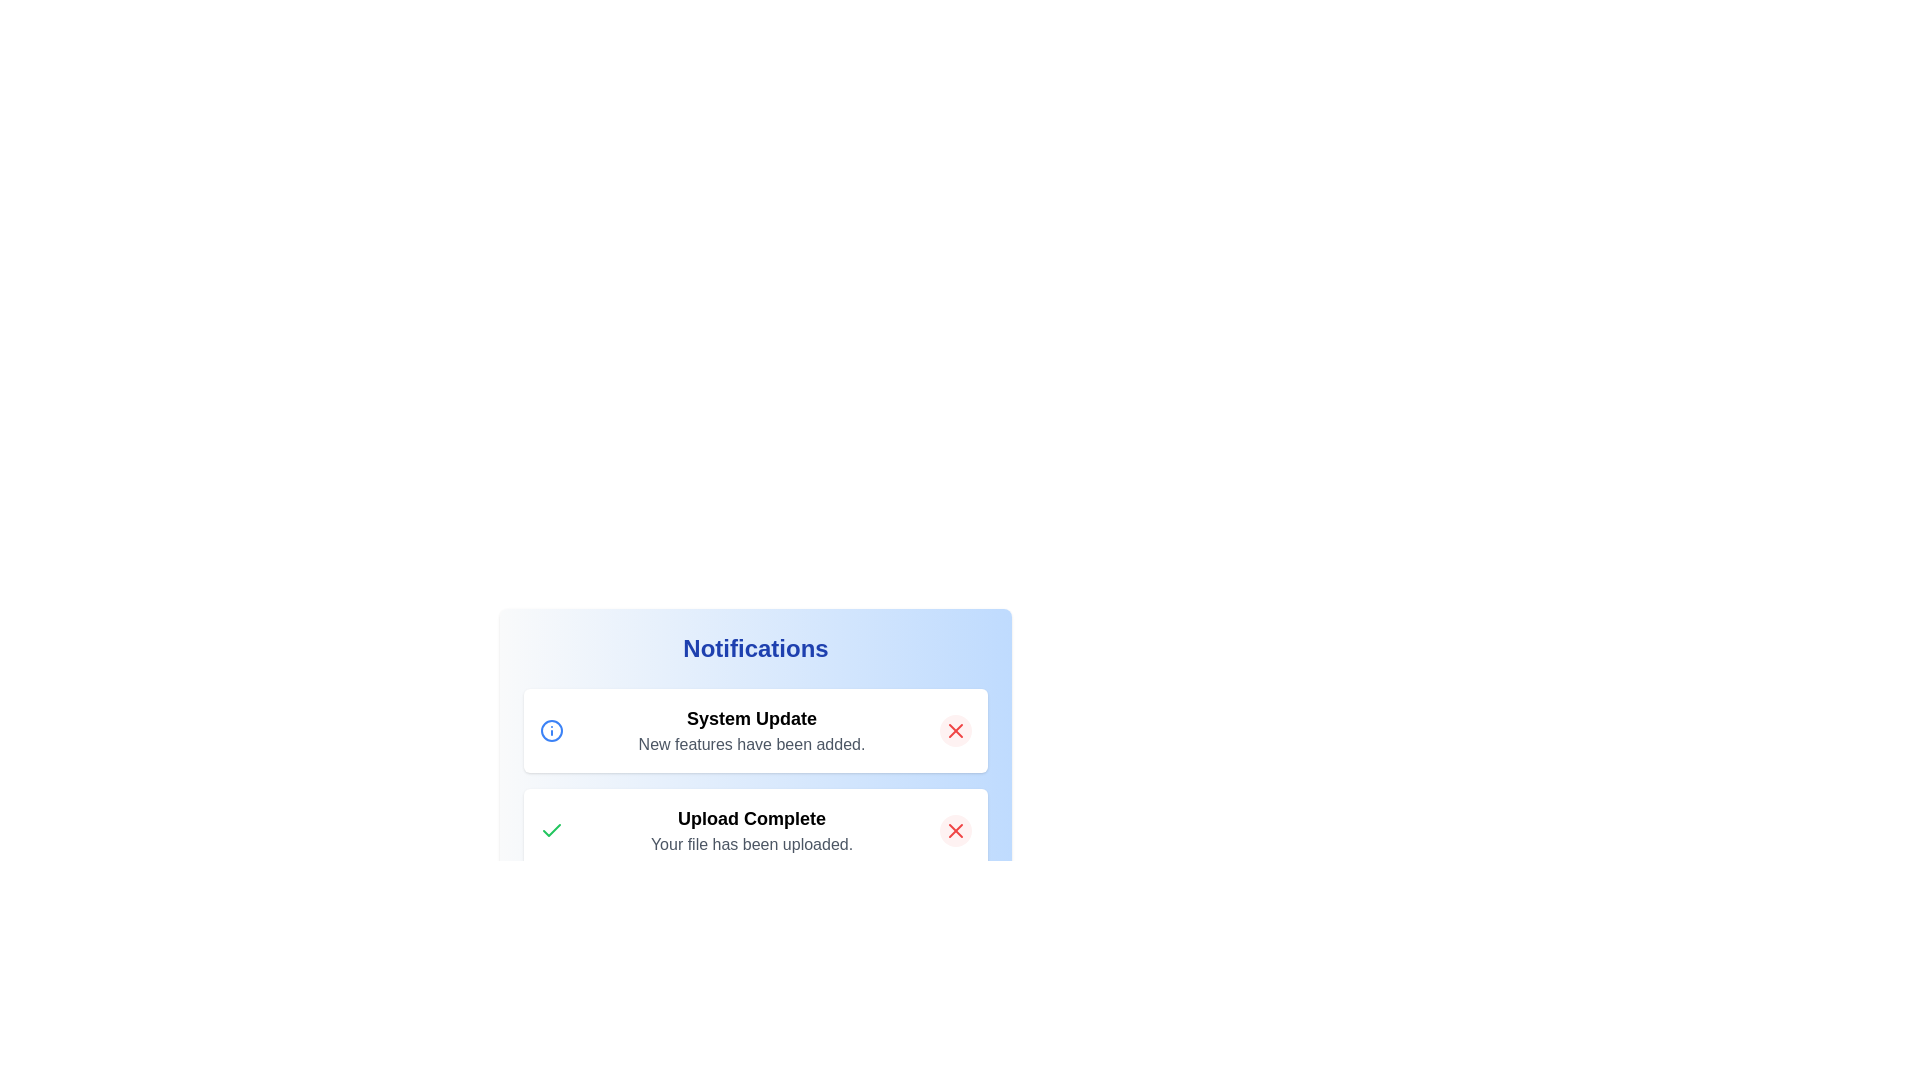 This screenshot has height=1080, width=1920. I want to click on the circular button with a red border and red 'X' icon located at the top-right corner of the 'Upload Complete' notification, so click(954, 830).